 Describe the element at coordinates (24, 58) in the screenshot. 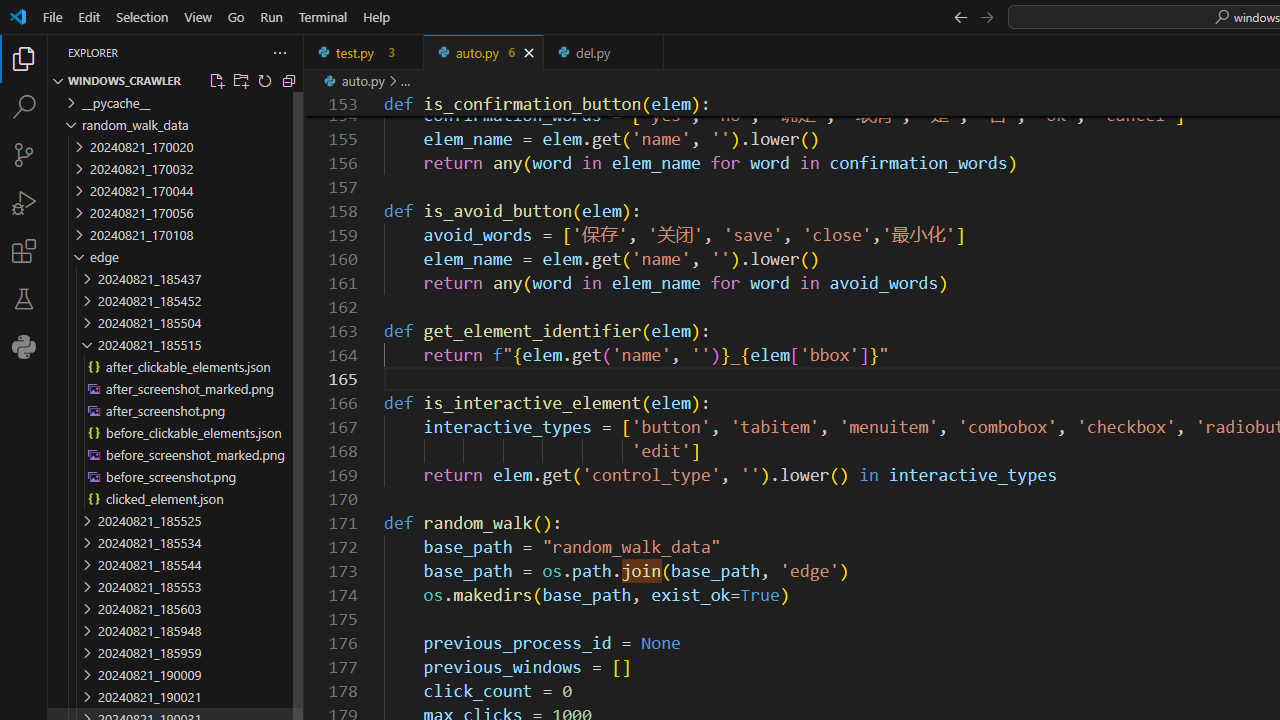

I see `'Explorer (Ctrl+Shift+E)'` at that location.